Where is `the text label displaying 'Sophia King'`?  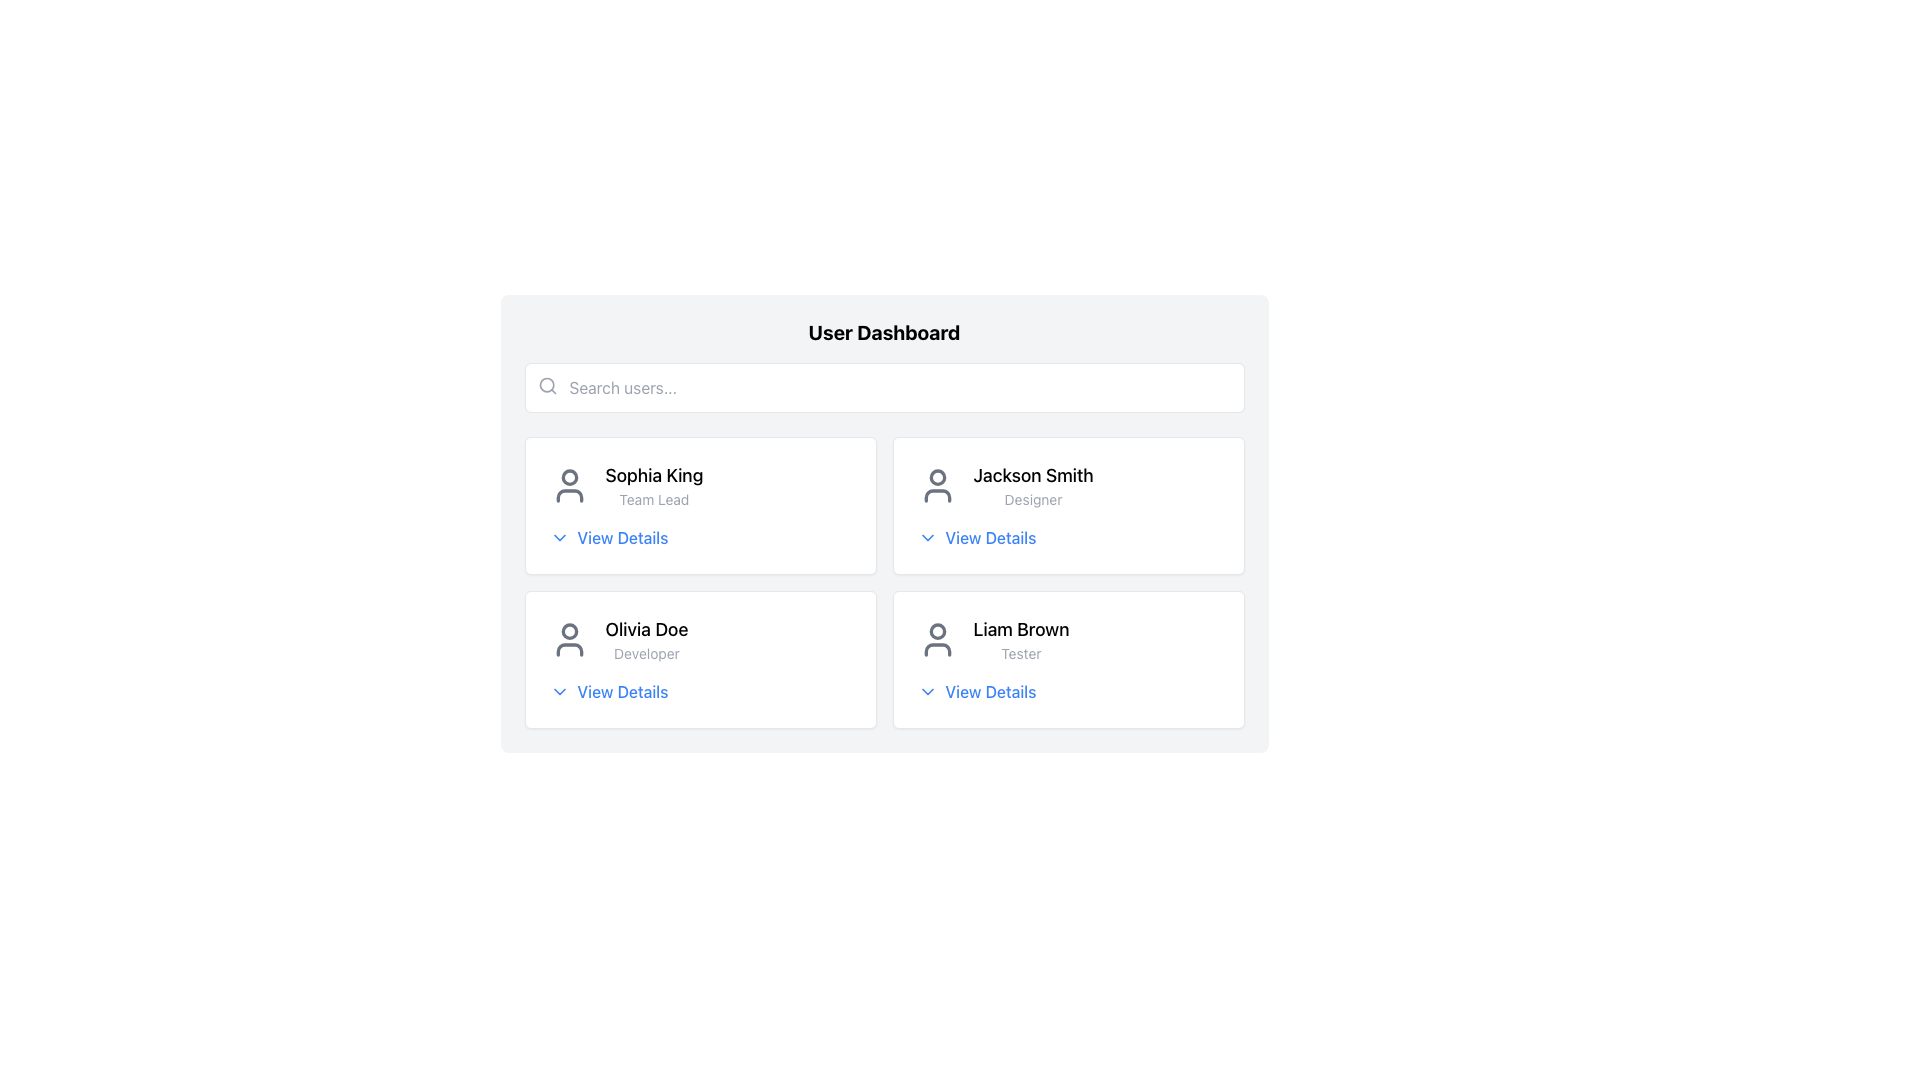
the text label displaying 'Sophia King' is located at coordinates (654, 475).